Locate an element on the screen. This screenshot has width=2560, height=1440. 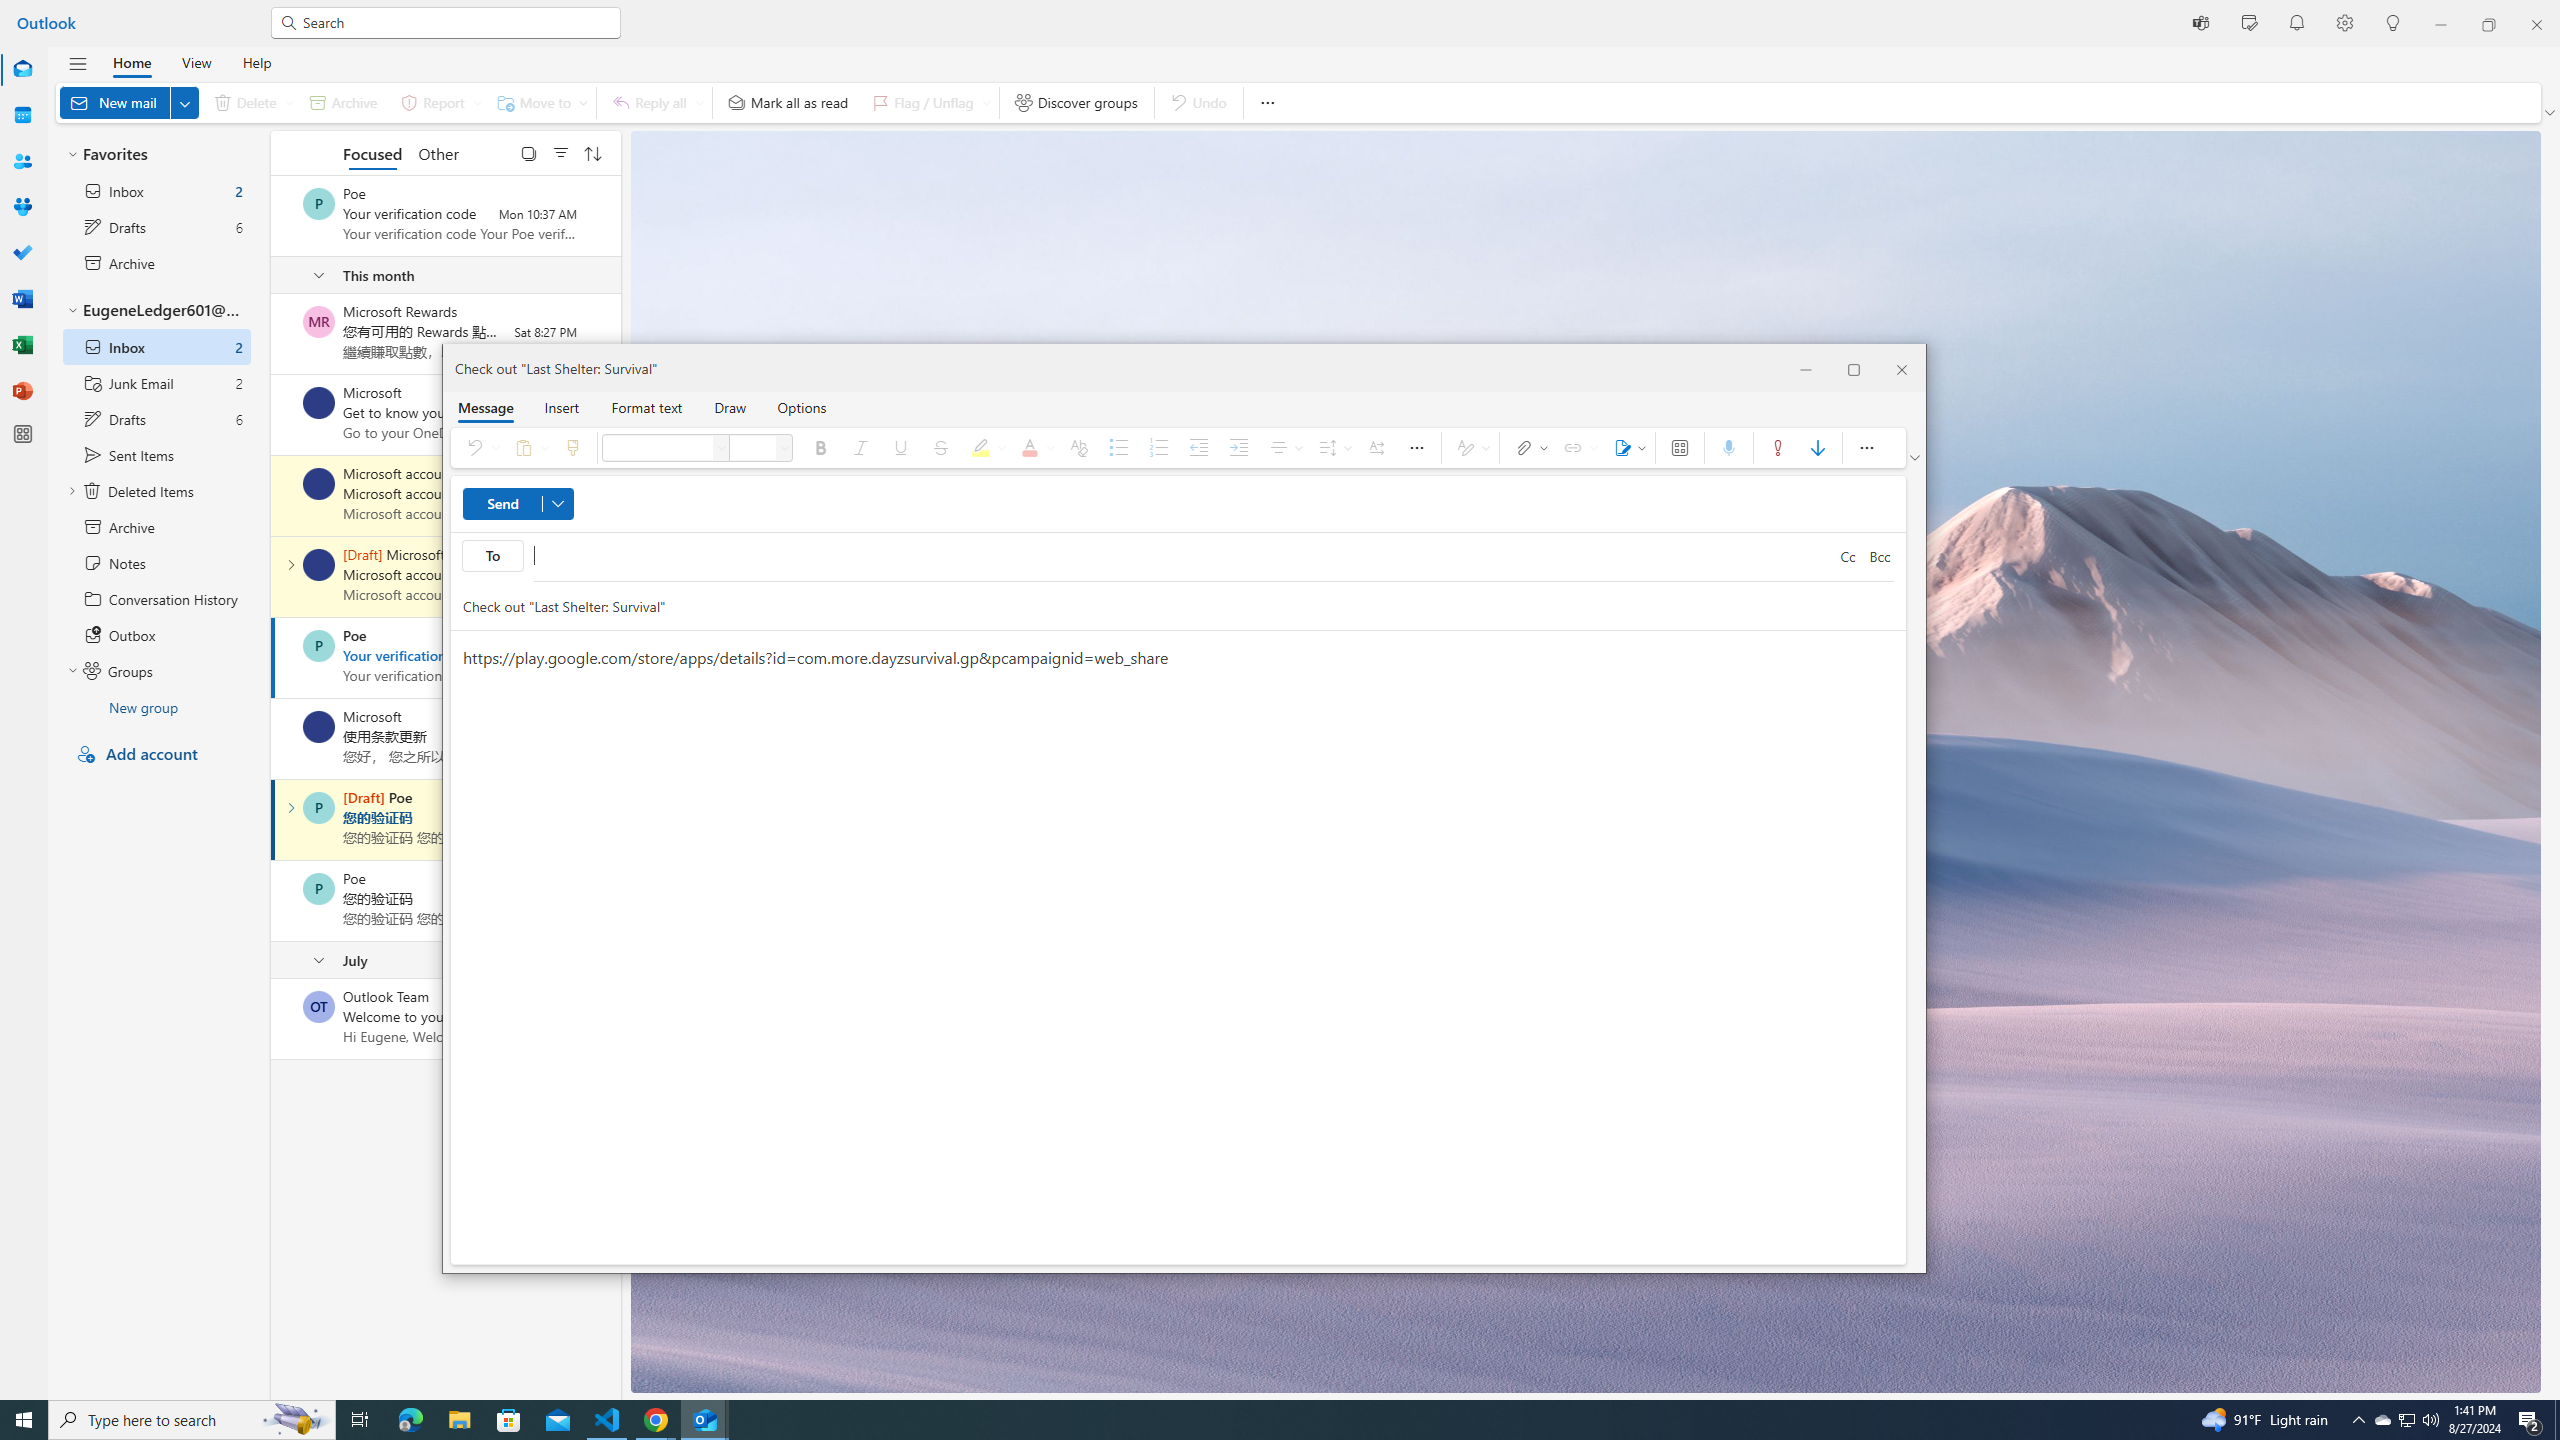
'Mark all as read' is located at coordinates (787, 102).